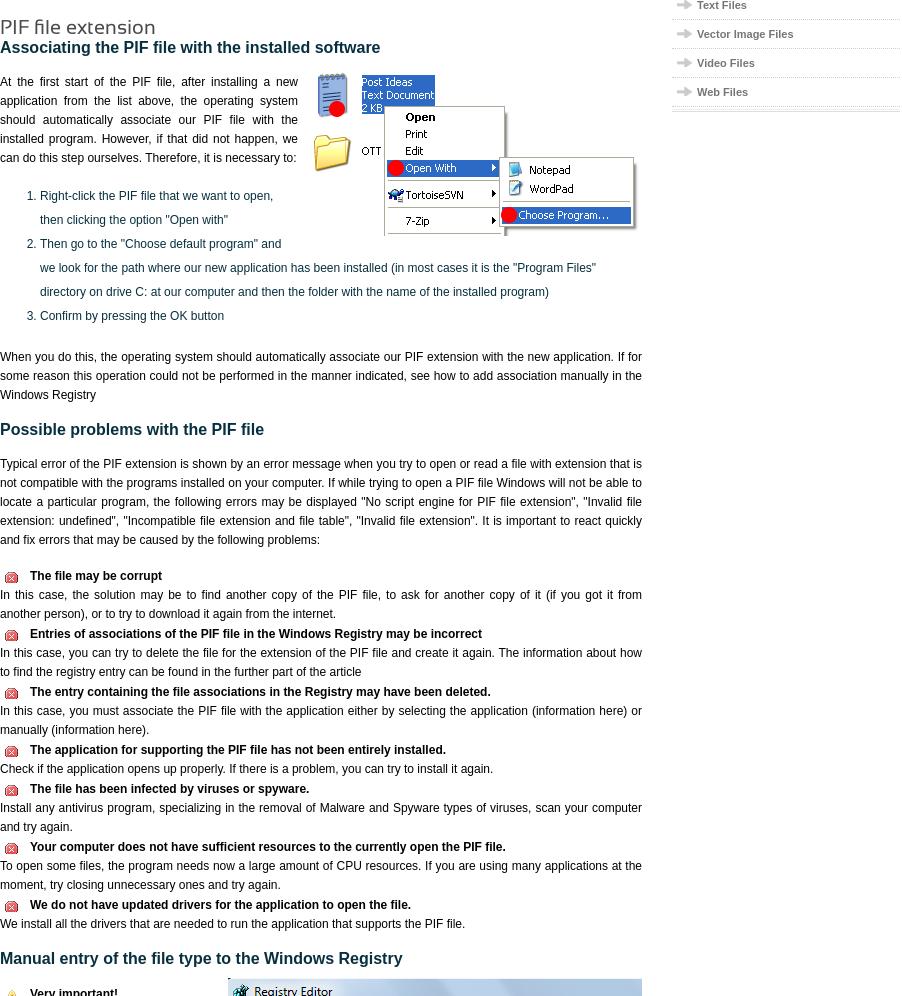 This screenshot has width=902, height=996. What do you see at coordinates (259, 692) in the screenshot?
I see `'The entry containing the file associations in the Registry may have been deleted.'` at bounding box center [259, 692].